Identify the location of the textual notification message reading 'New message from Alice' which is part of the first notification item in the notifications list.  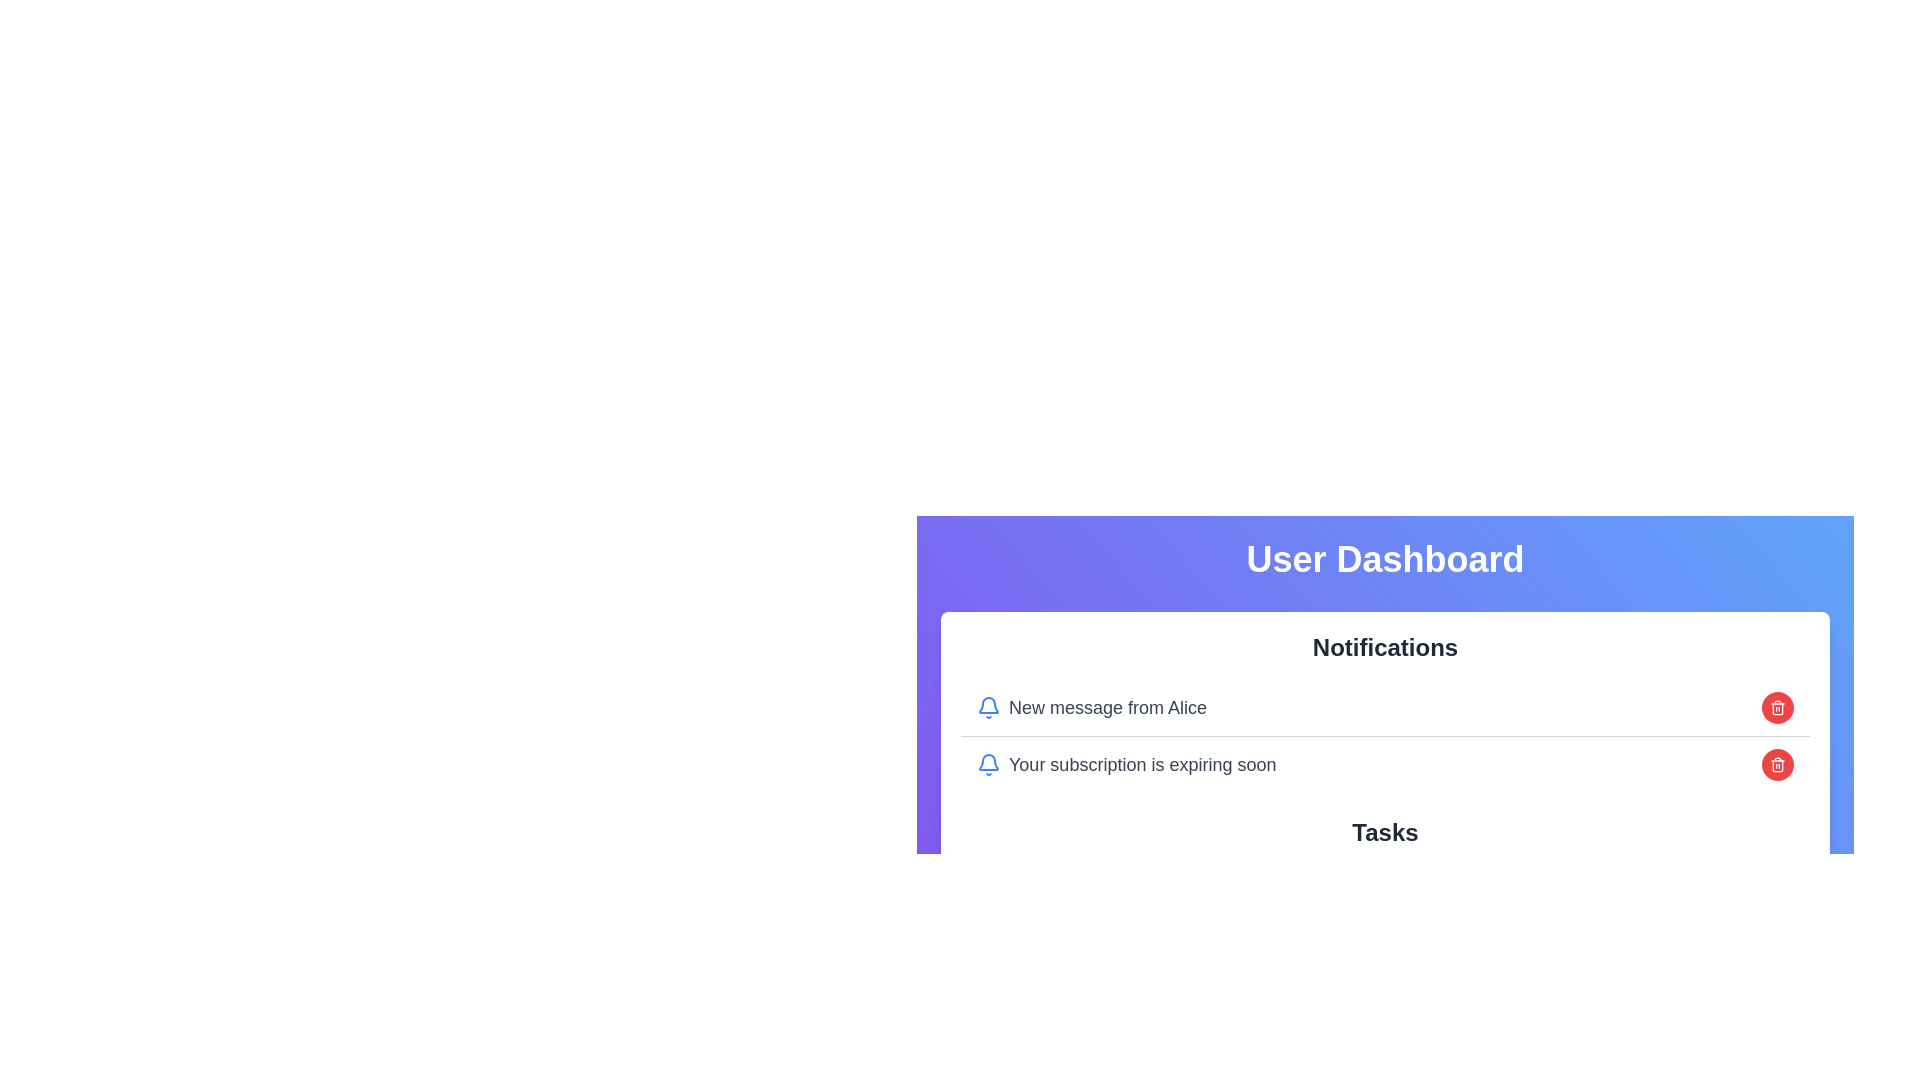
(1107, 707).